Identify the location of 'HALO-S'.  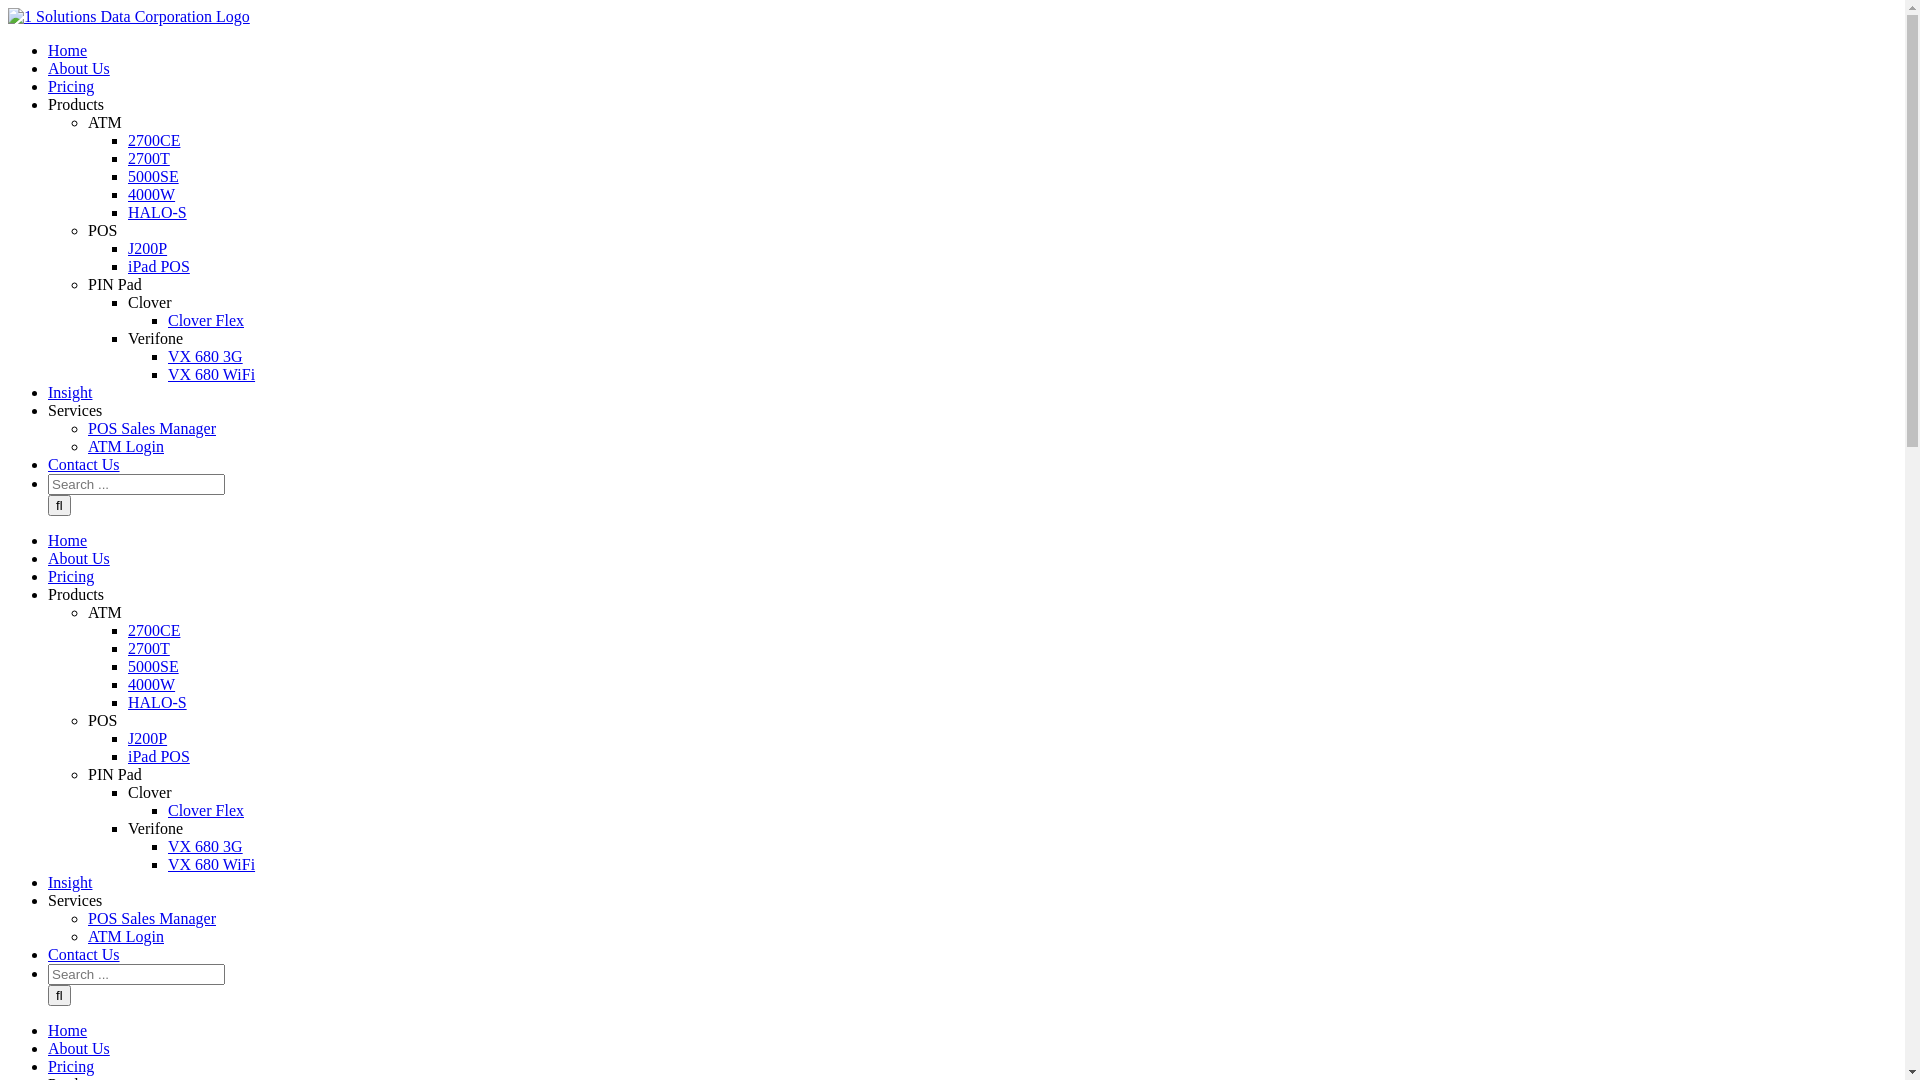
(156, 701).